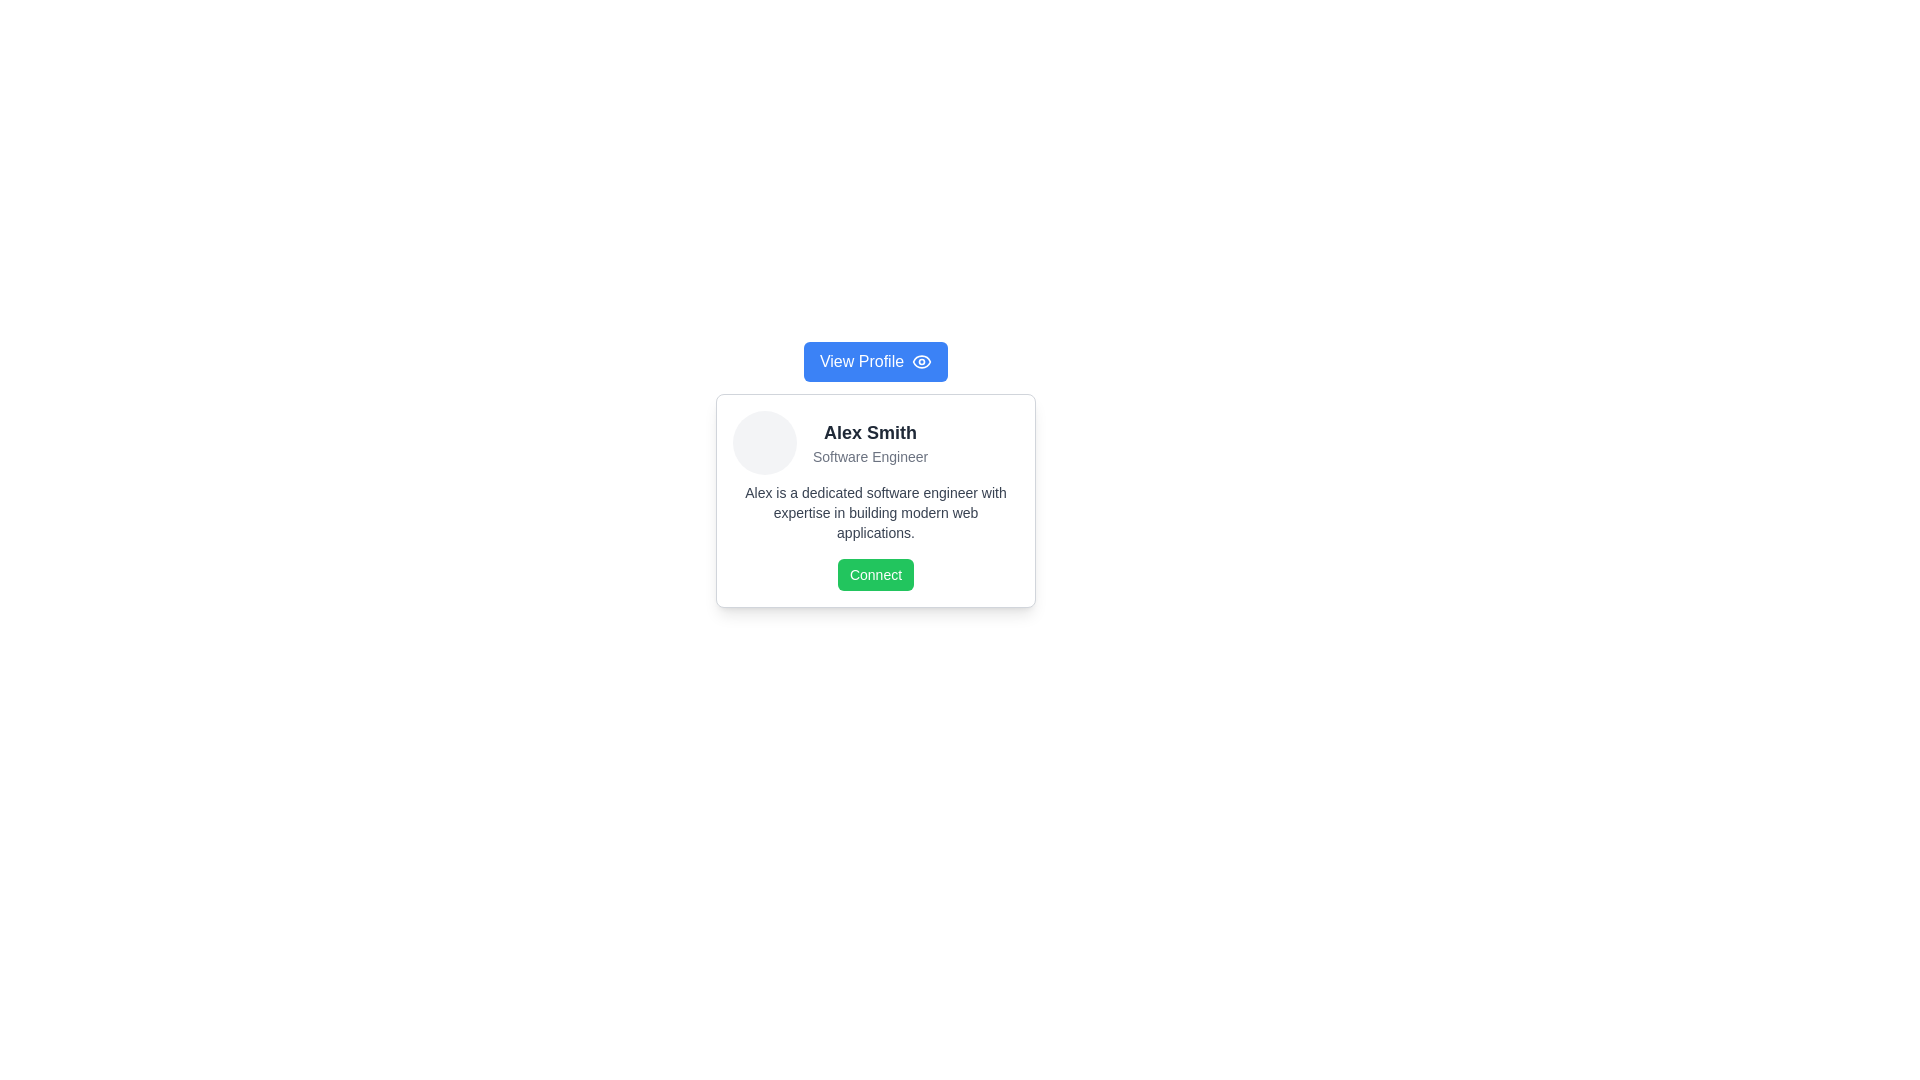 This screenshot has height=1080, width=1920. I want to click on the 'Connect' button which has a green background and white text, located at the bottom of Alex Smith's profile card to observe the hover effect, so click(875, 574).